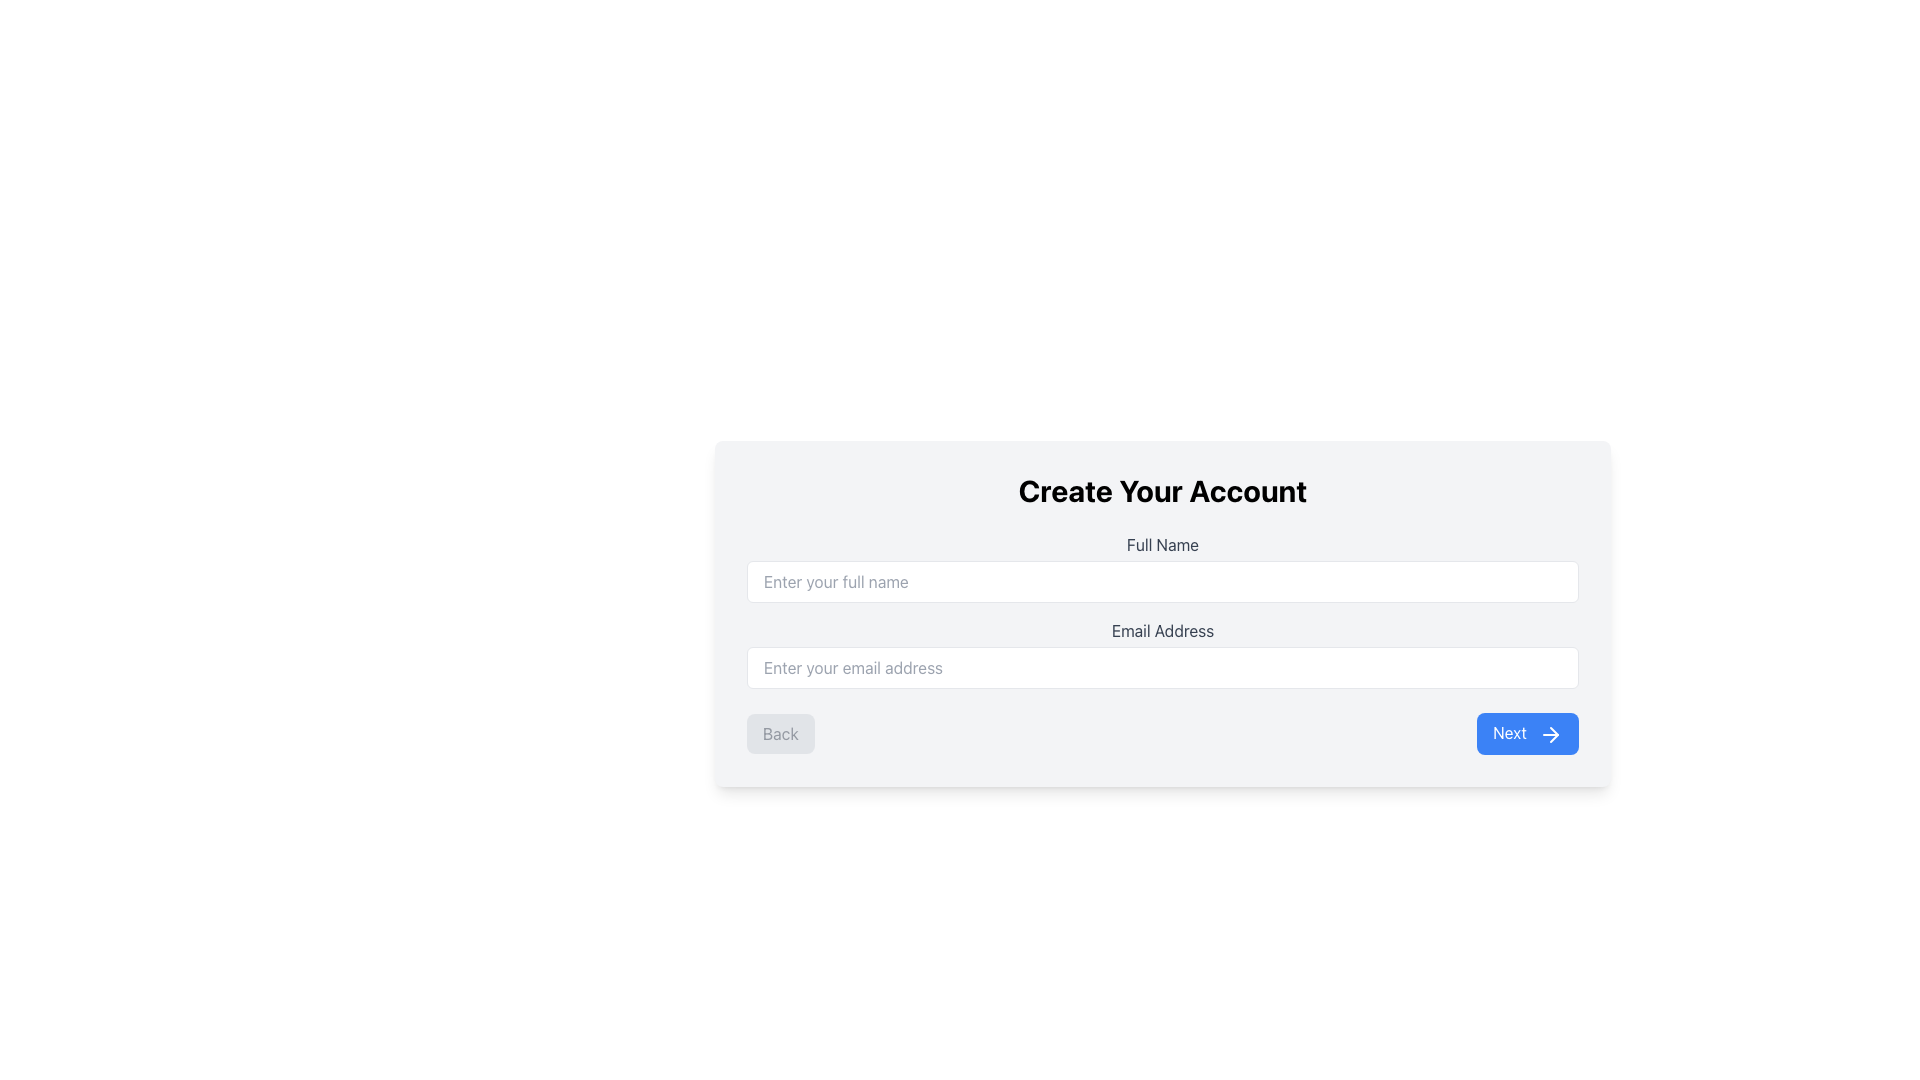 This screenshot has height=1080, width=1920. Describe the element at coordinates (1553, 734) in the screenshot. I see `the arrow icon located in the bottom-right corner of the form interface within the 'Next' button group to proceed` at that location.